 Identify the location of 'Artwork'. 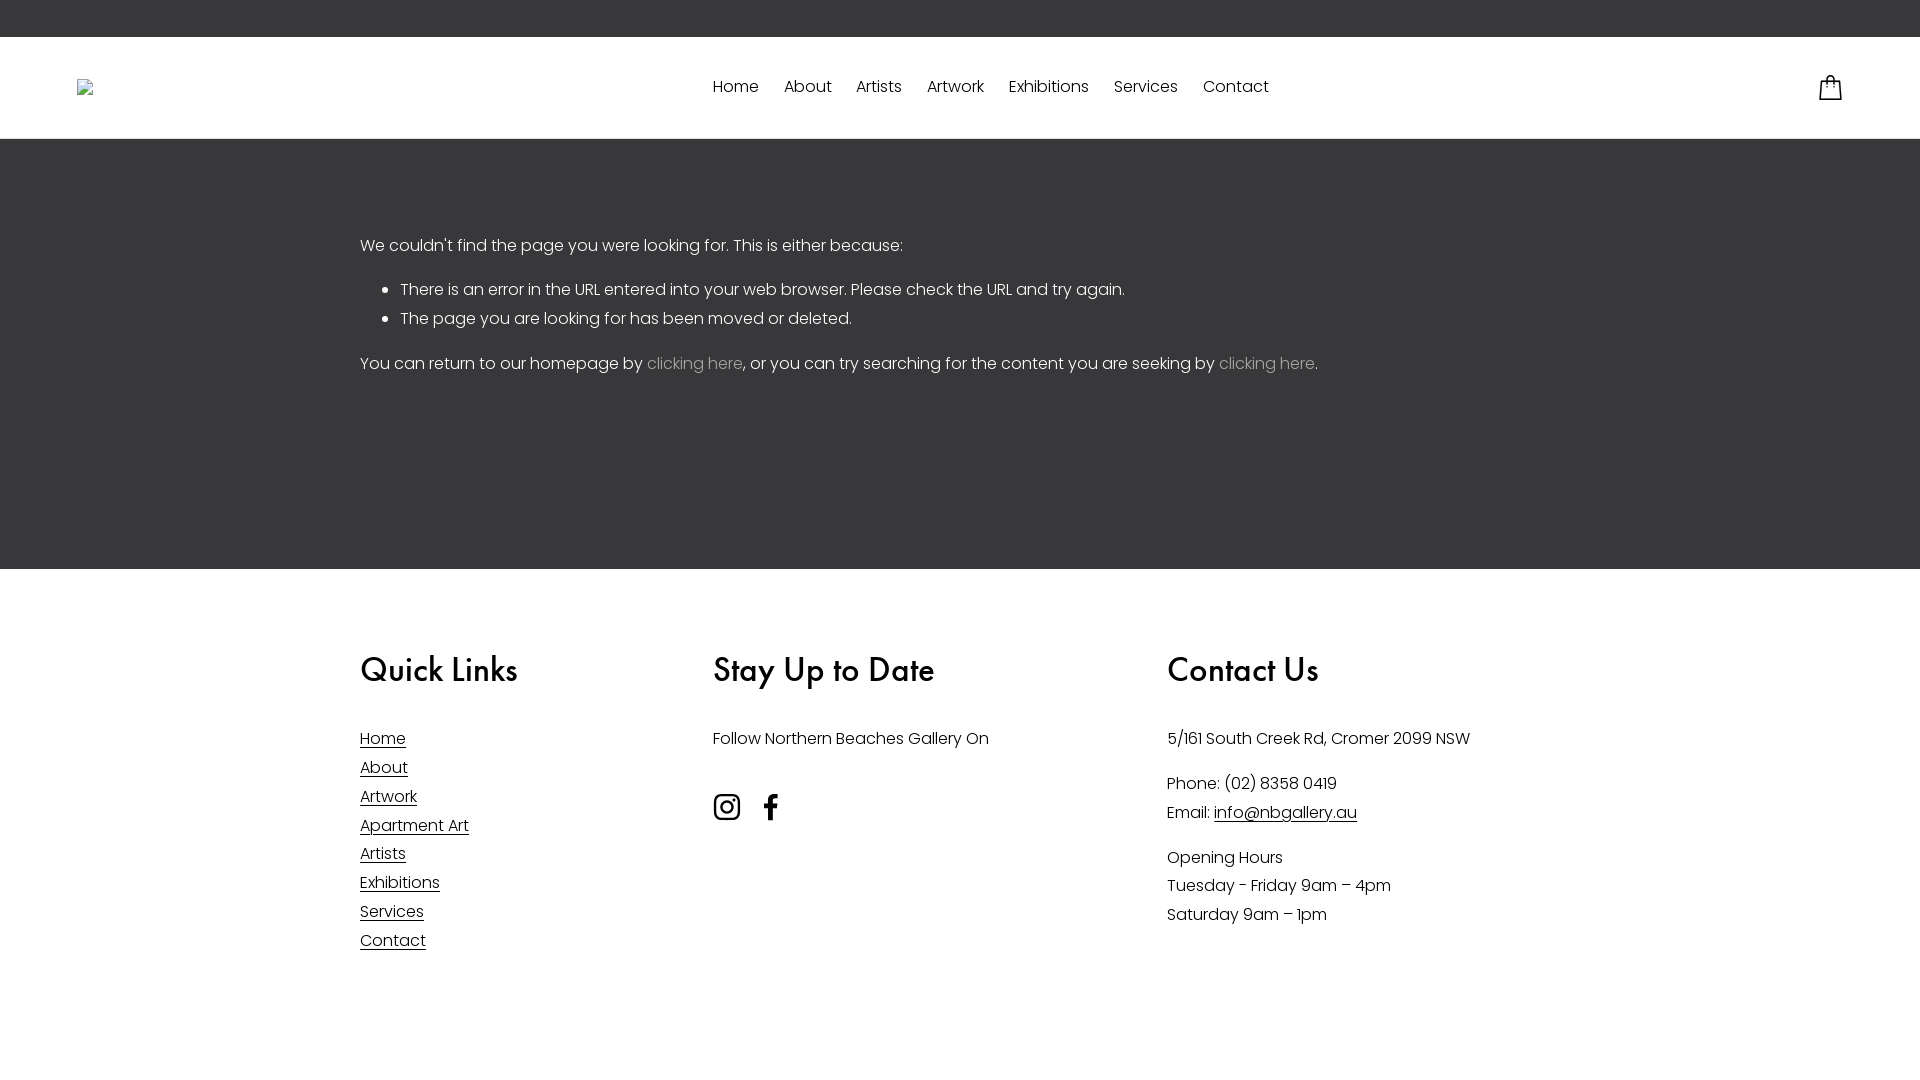
(954, 86).